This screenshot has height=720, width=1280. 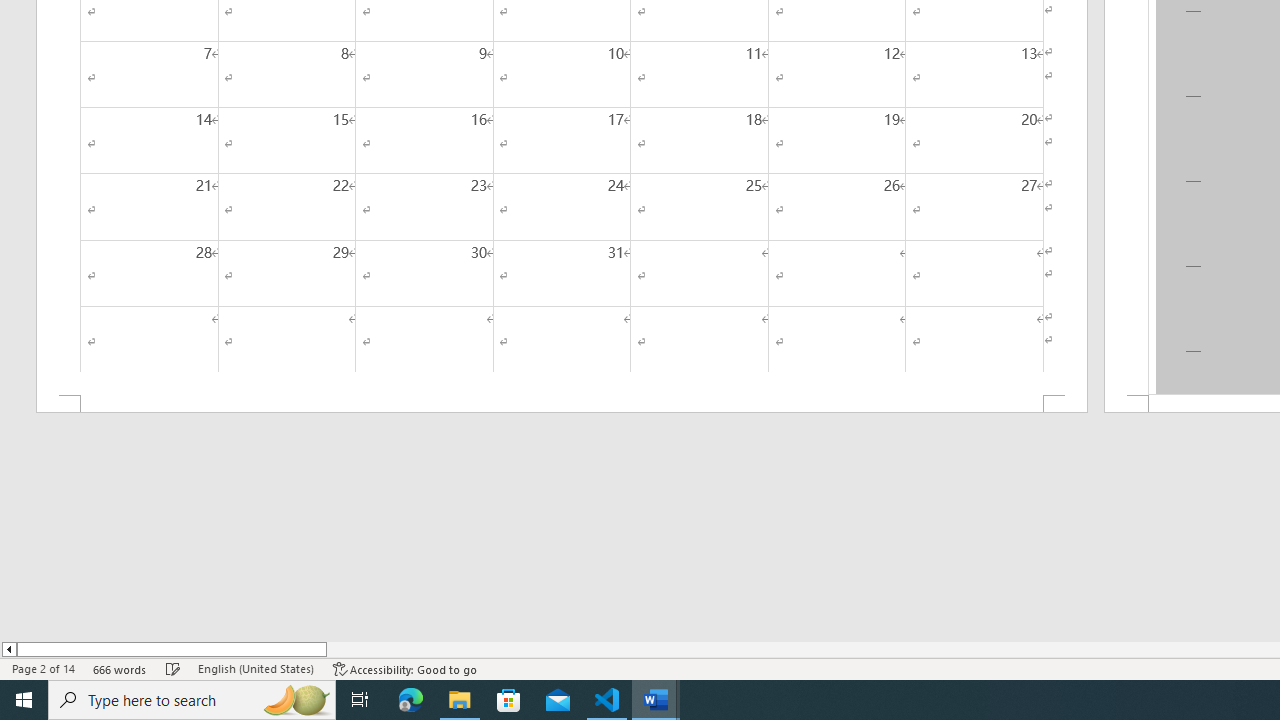 What do you see at coordinates (119, 669) in the screenshot?
I see `'Word Count 666 words'` at bounding box center [119, 669].